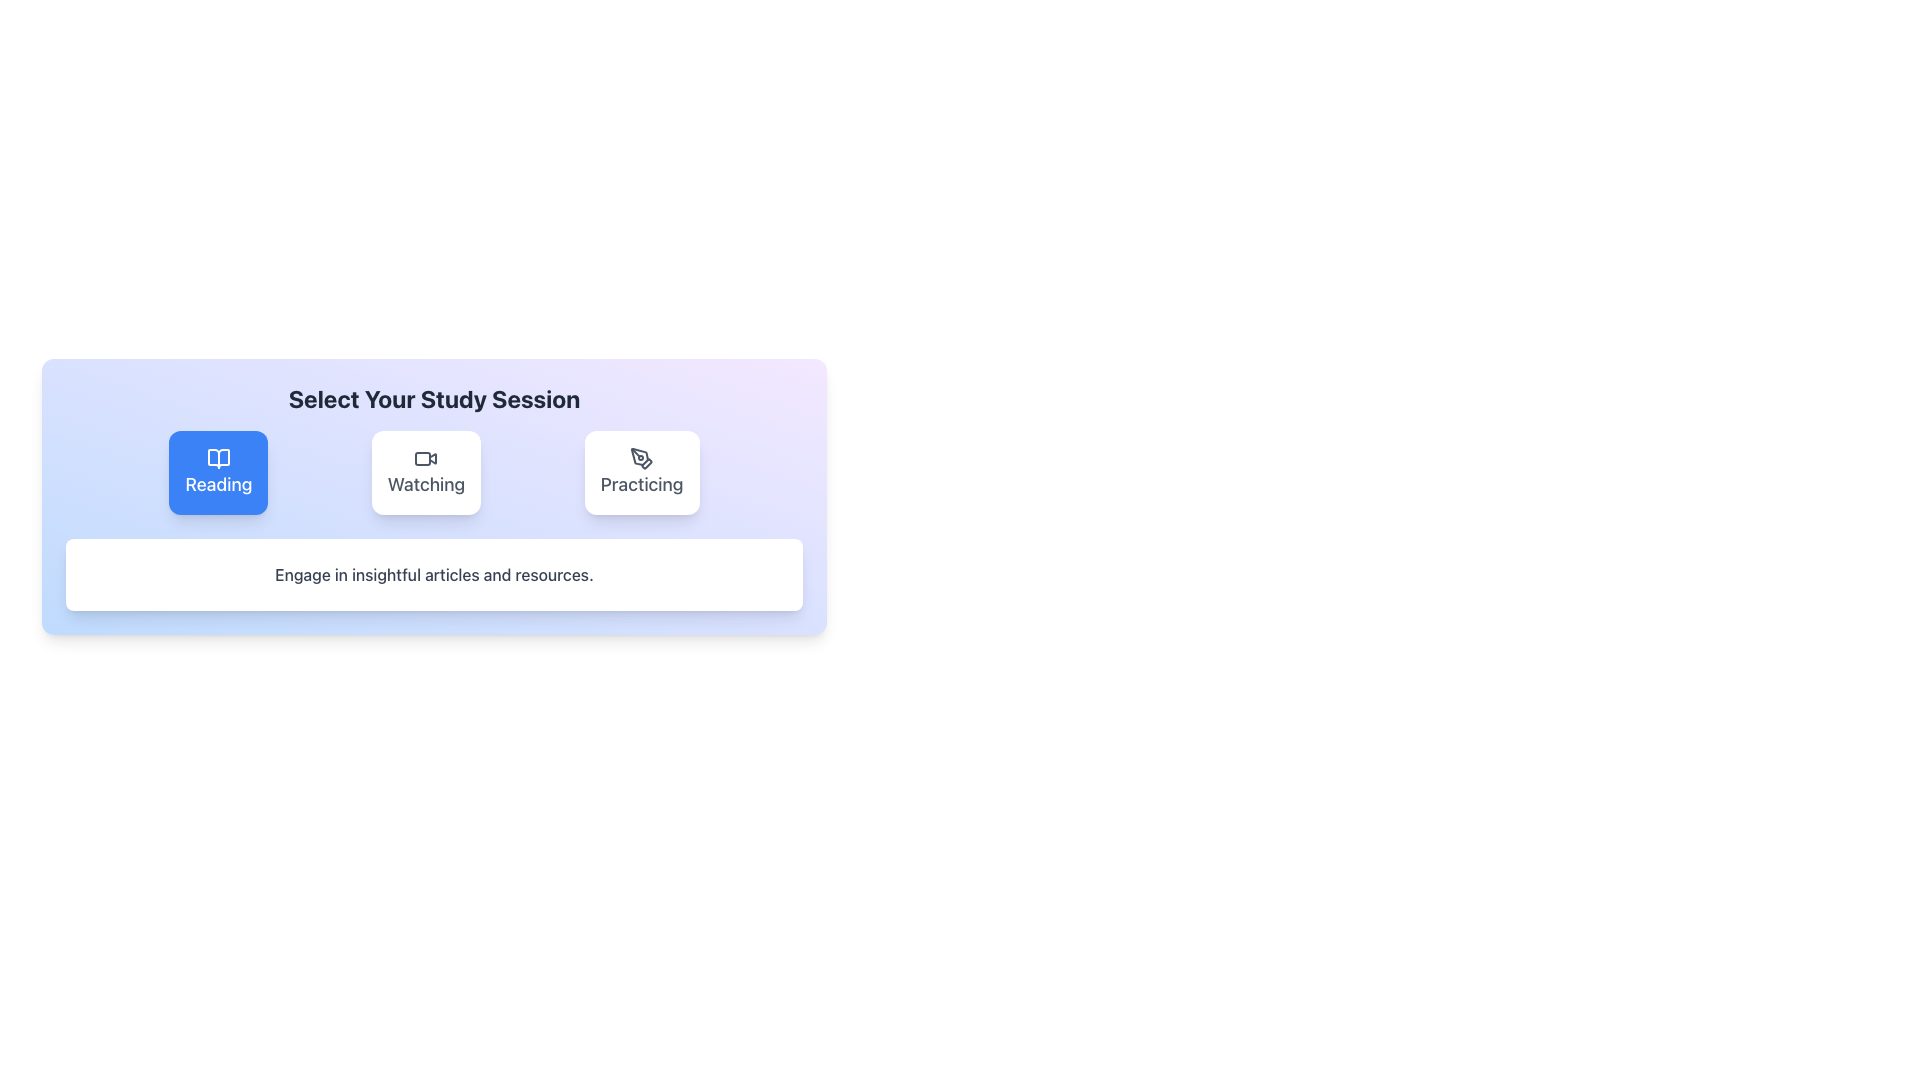 The image size is (1920, 1080). What do you see at coordinates (425, 459) in the screenshot?
I see `the video camera icon located above the 'Watching' button in the horizontal toolbar` at bounding box center [425, 459].